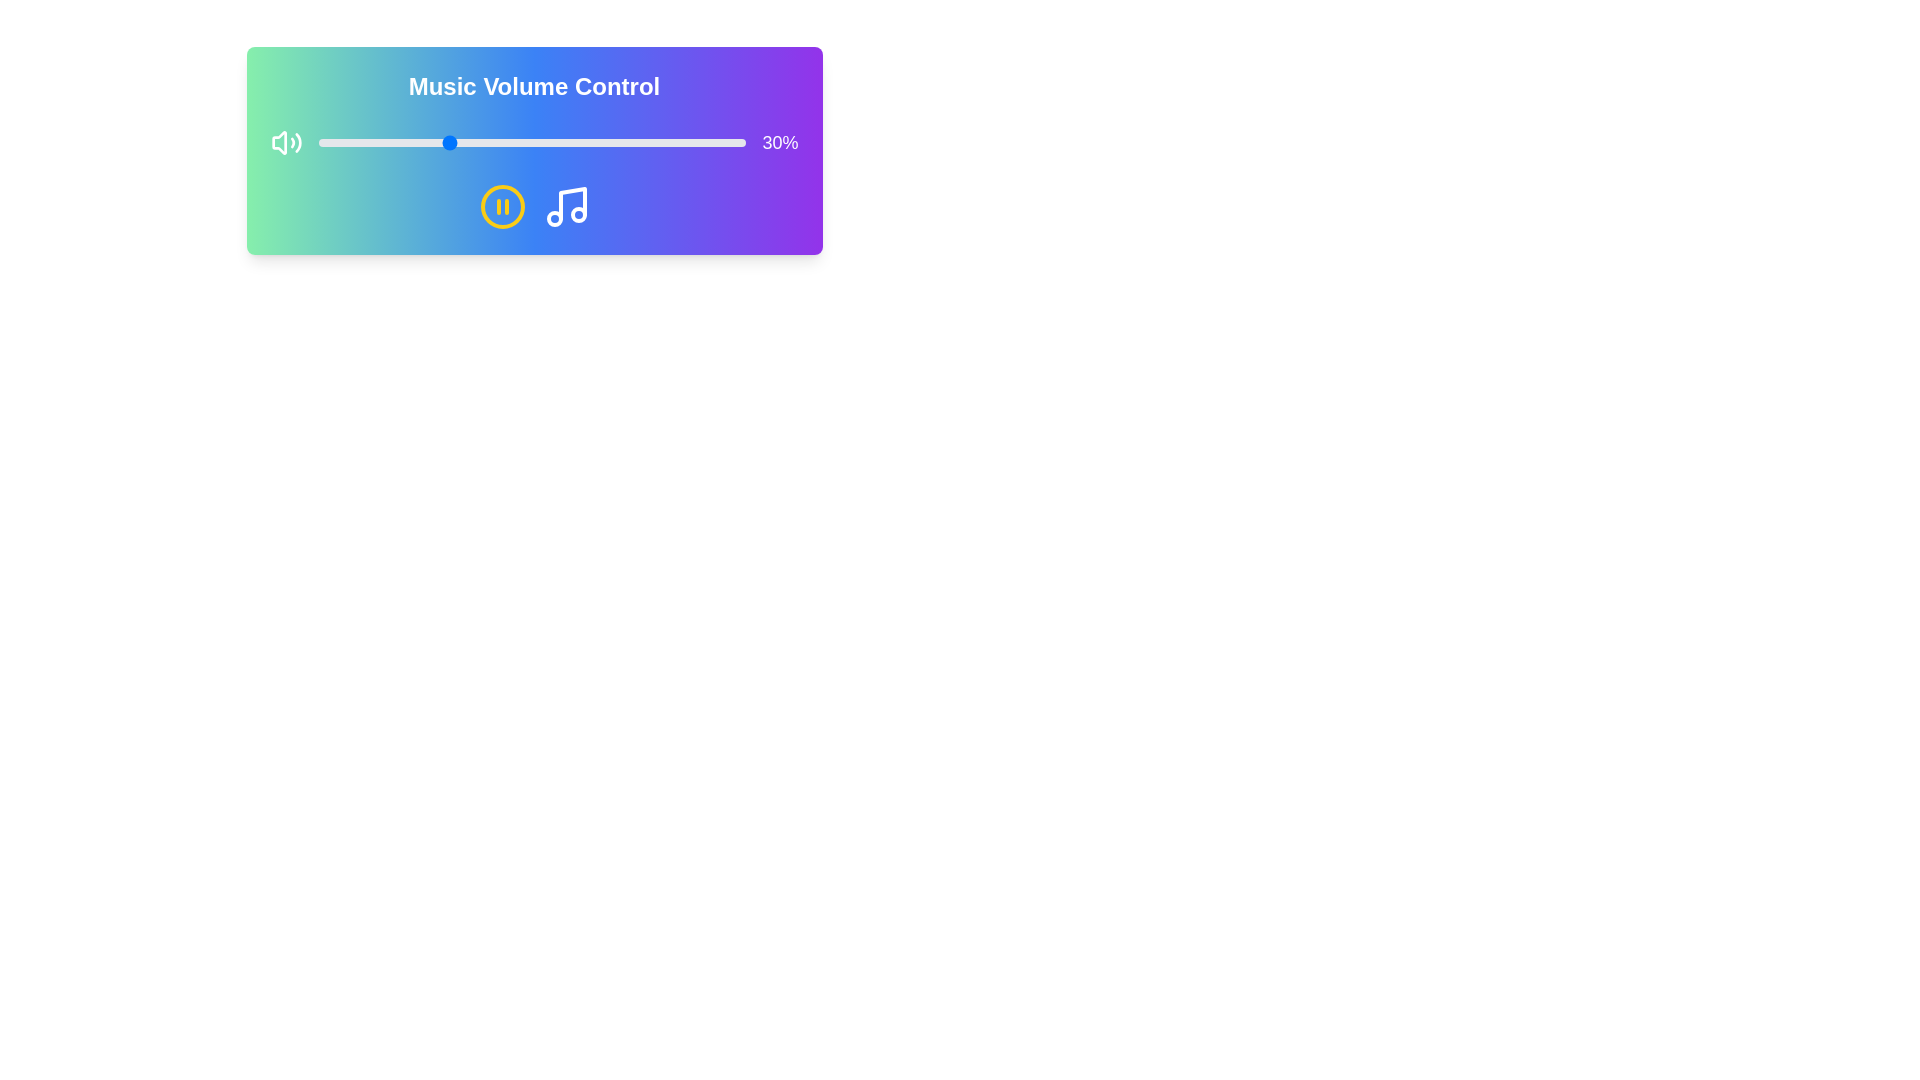 This screenshot has height=1080, width=1920. What do you see at coordinates (361, 141) in the screenshot?
I see `the volume` at bounding box center [361, 141].